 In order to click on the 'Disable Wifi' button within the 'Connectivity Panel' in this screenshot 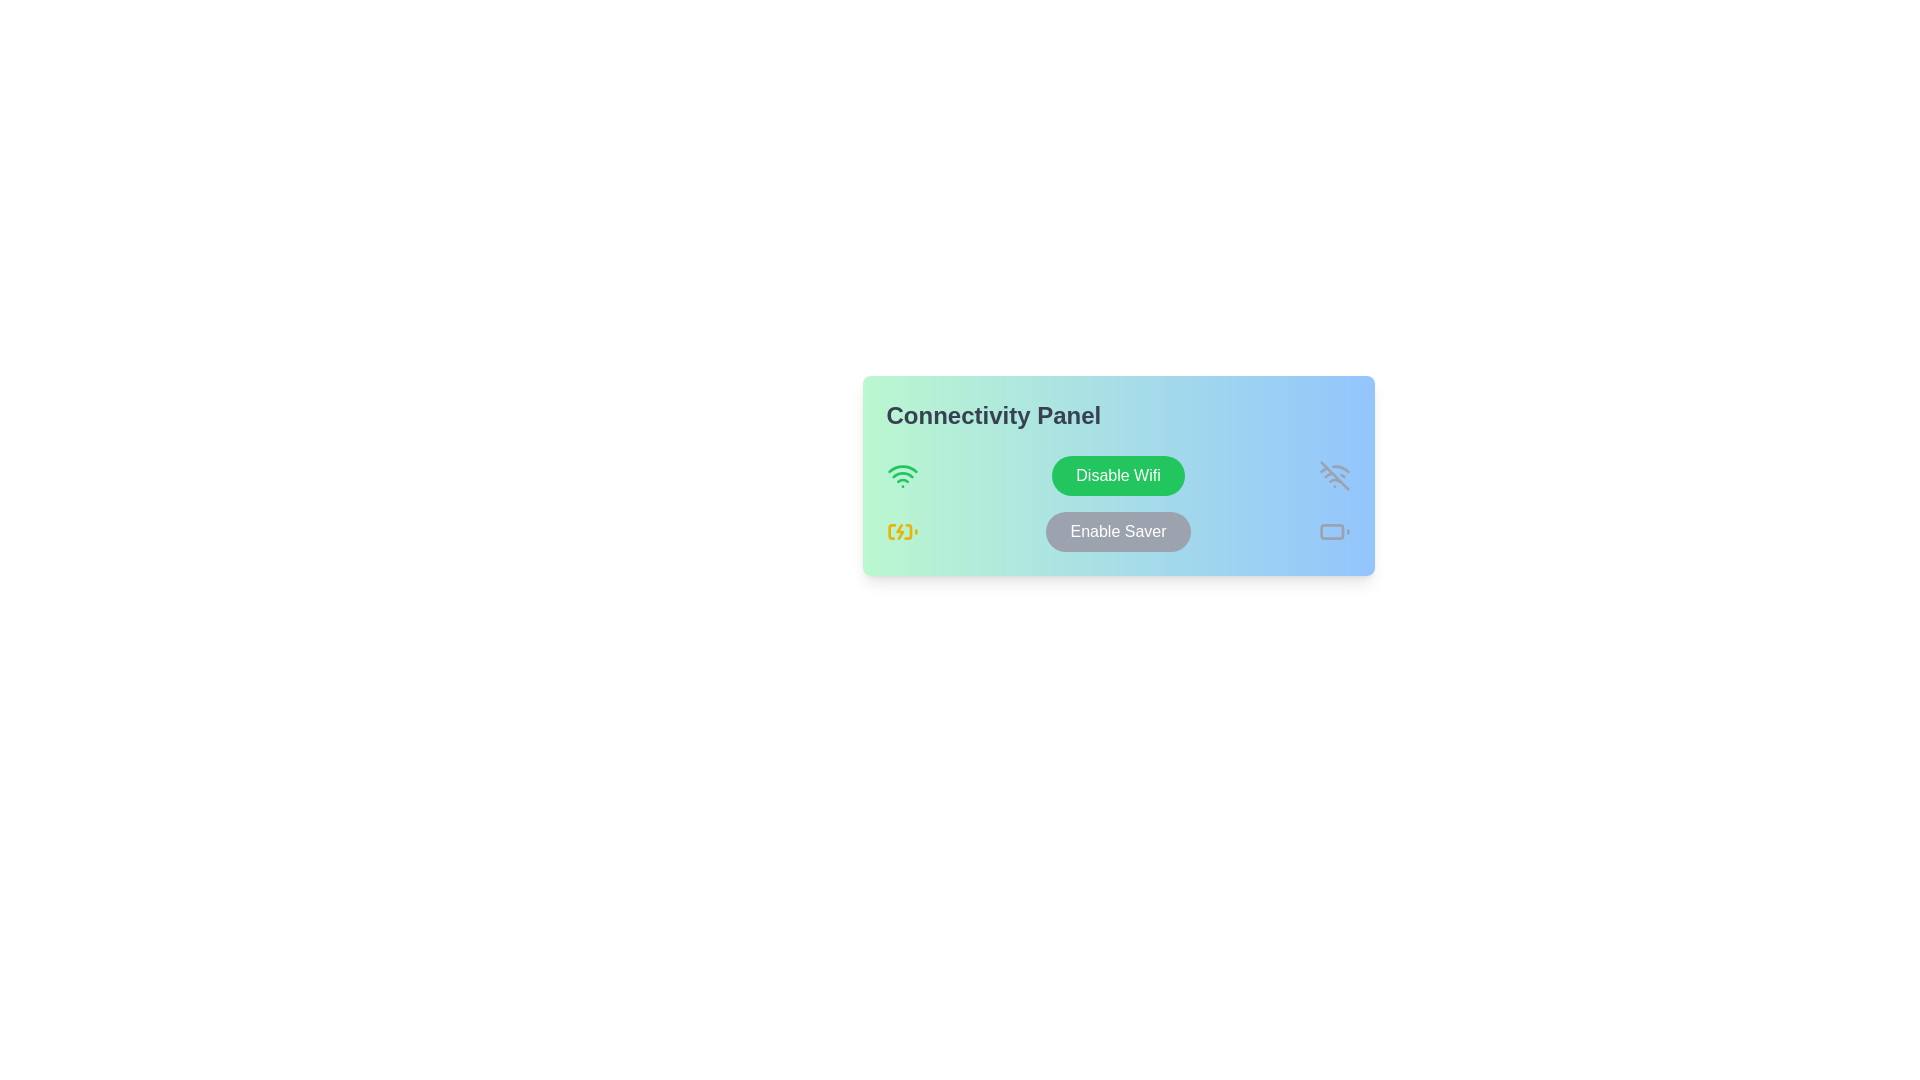, I will do `click(1117, 503)`.